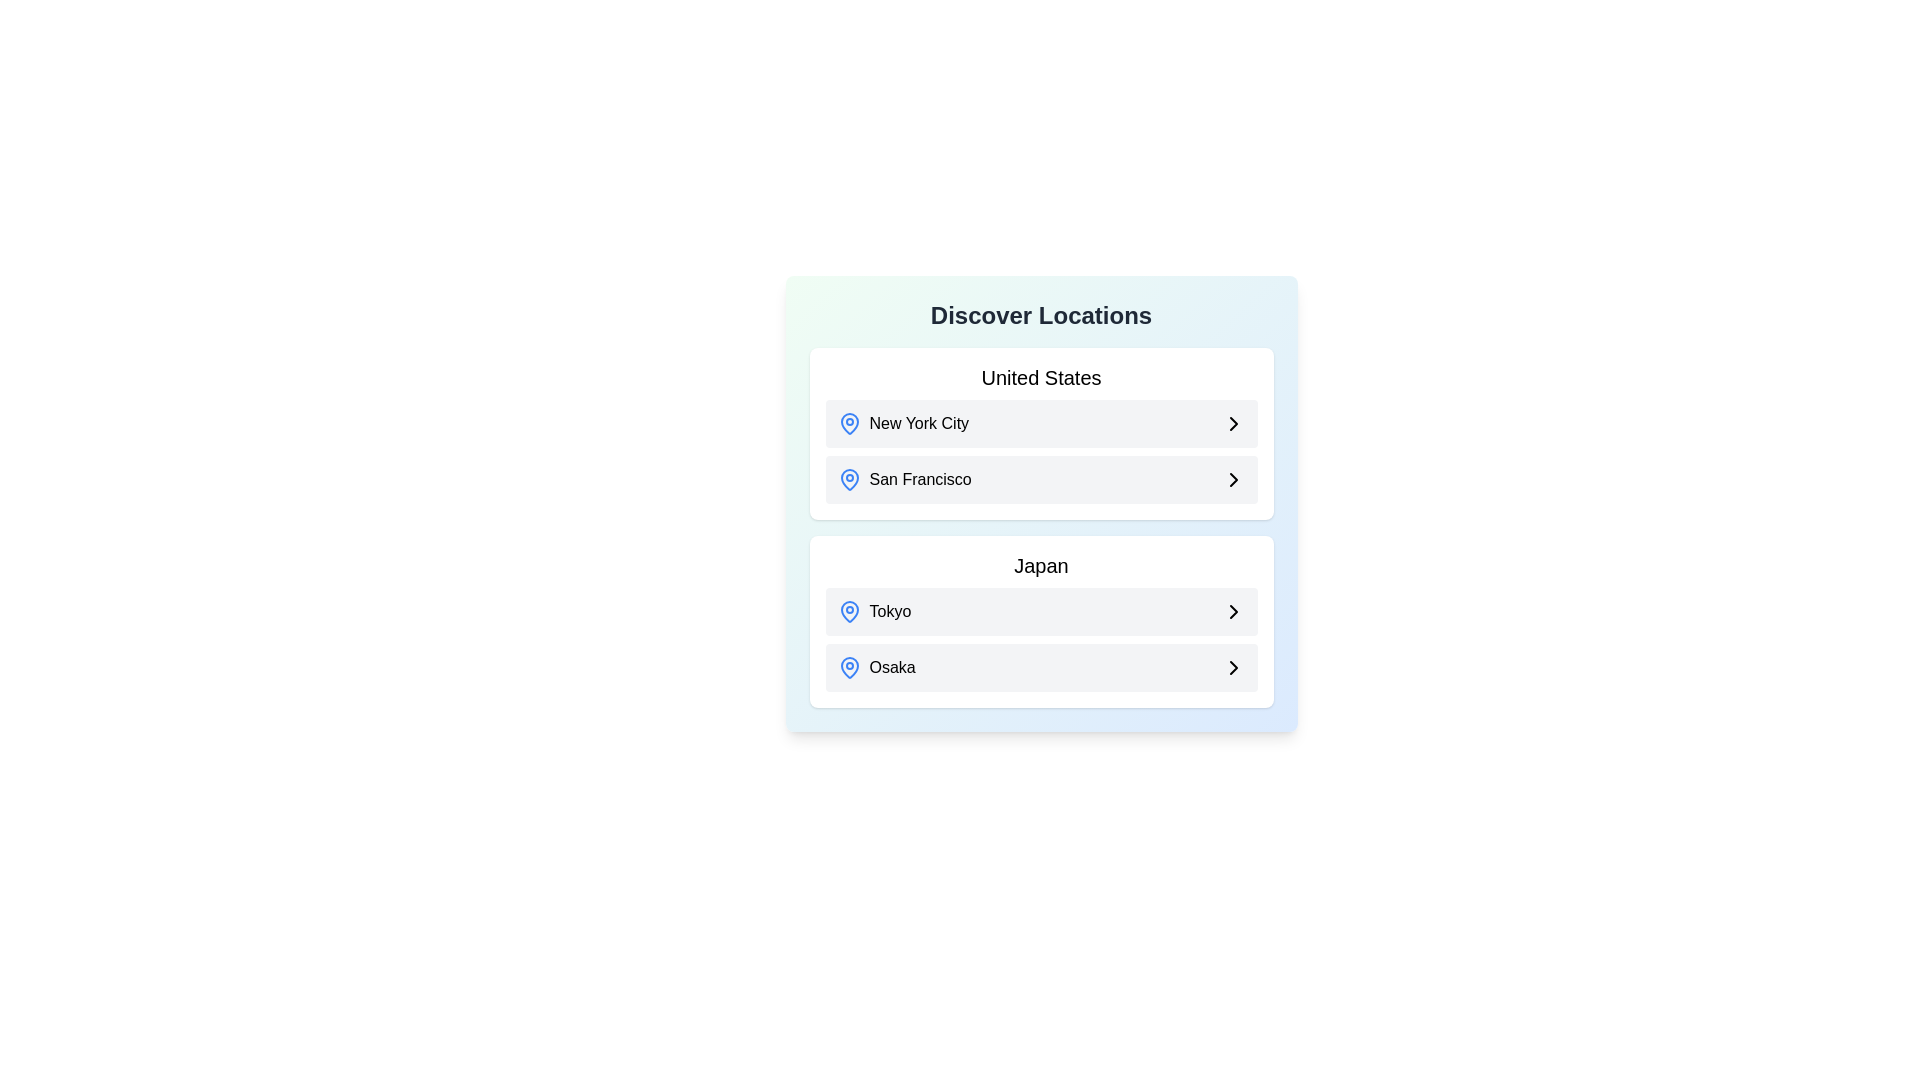 The height and width of the screenshot is (1080, 1920). Describe the element at coordinates (849, 611) in the screenshot. I see `the geolocation icon representing 'Tokyo' in the 'Japan' section` at that location.